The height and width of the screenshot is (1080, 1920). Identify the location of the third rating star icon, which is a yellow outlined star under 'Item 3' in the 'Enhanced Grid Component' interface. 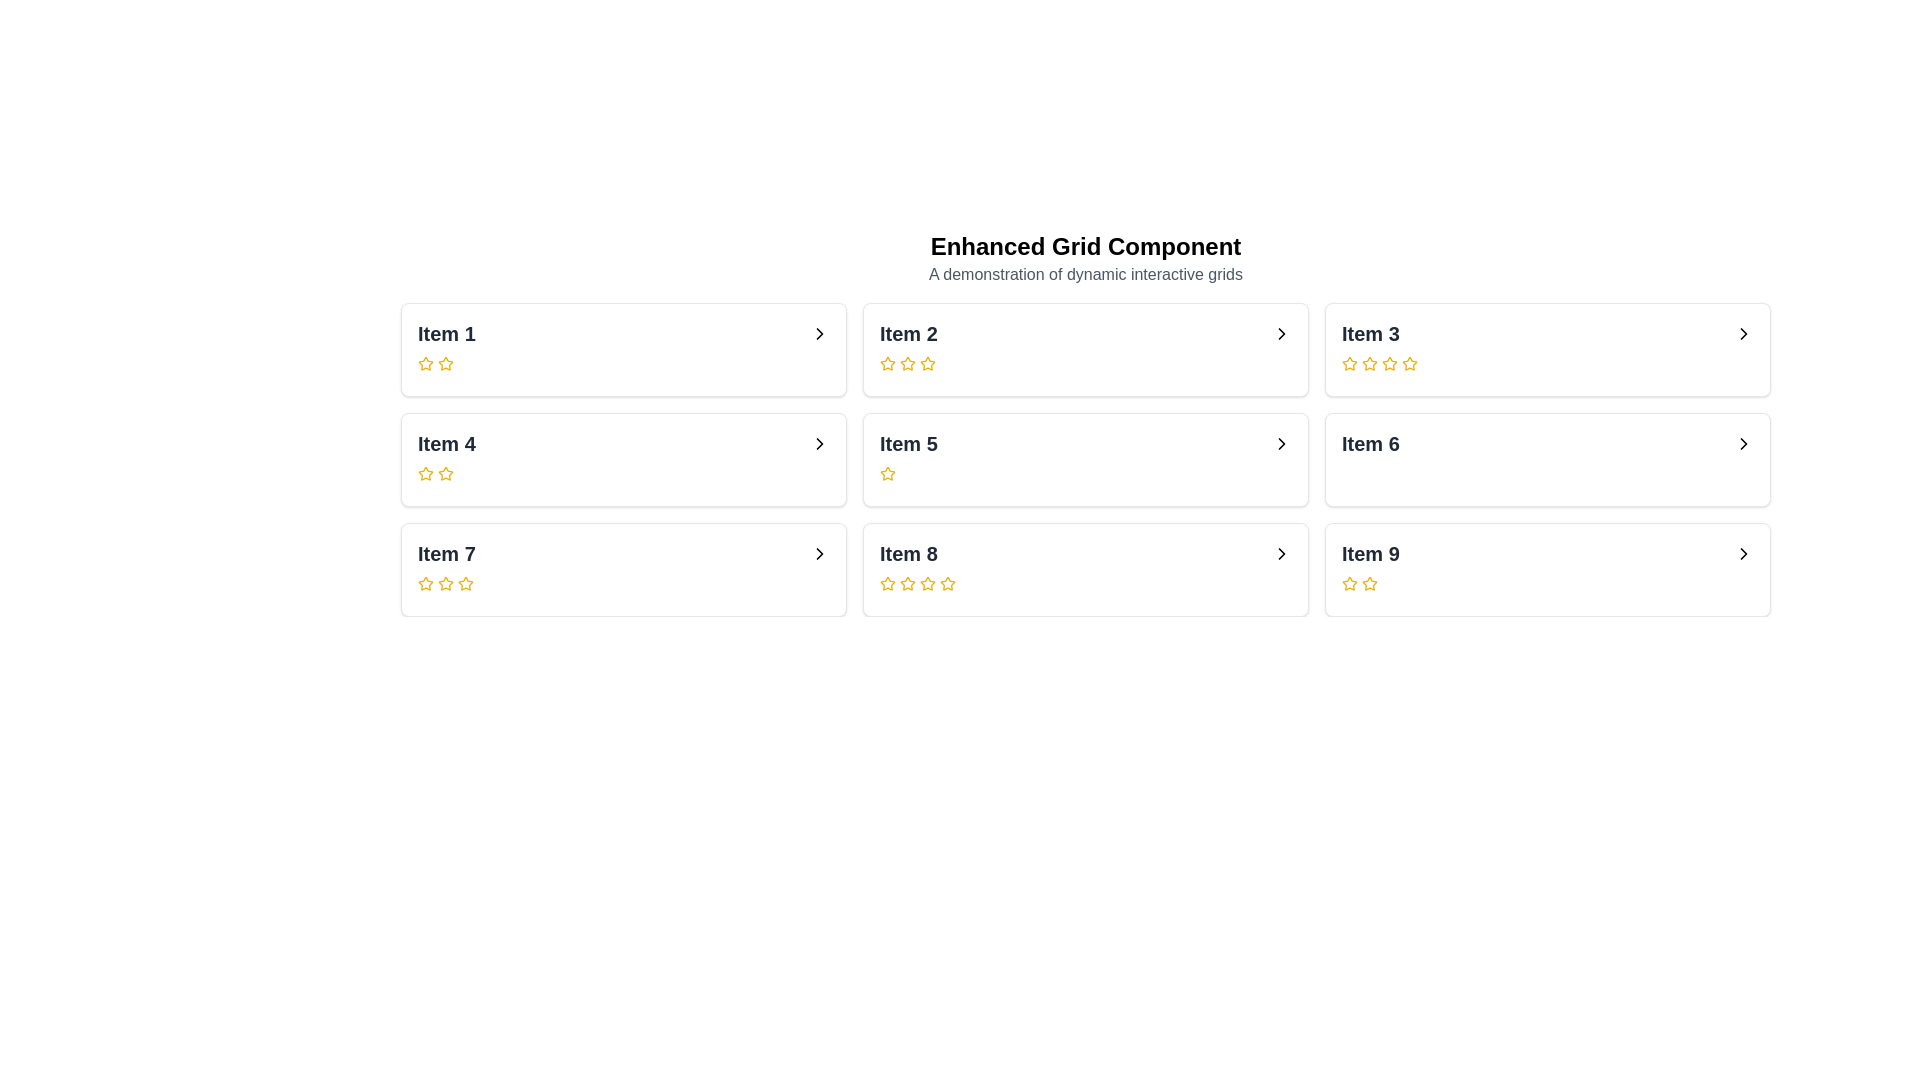
(1368, 363).